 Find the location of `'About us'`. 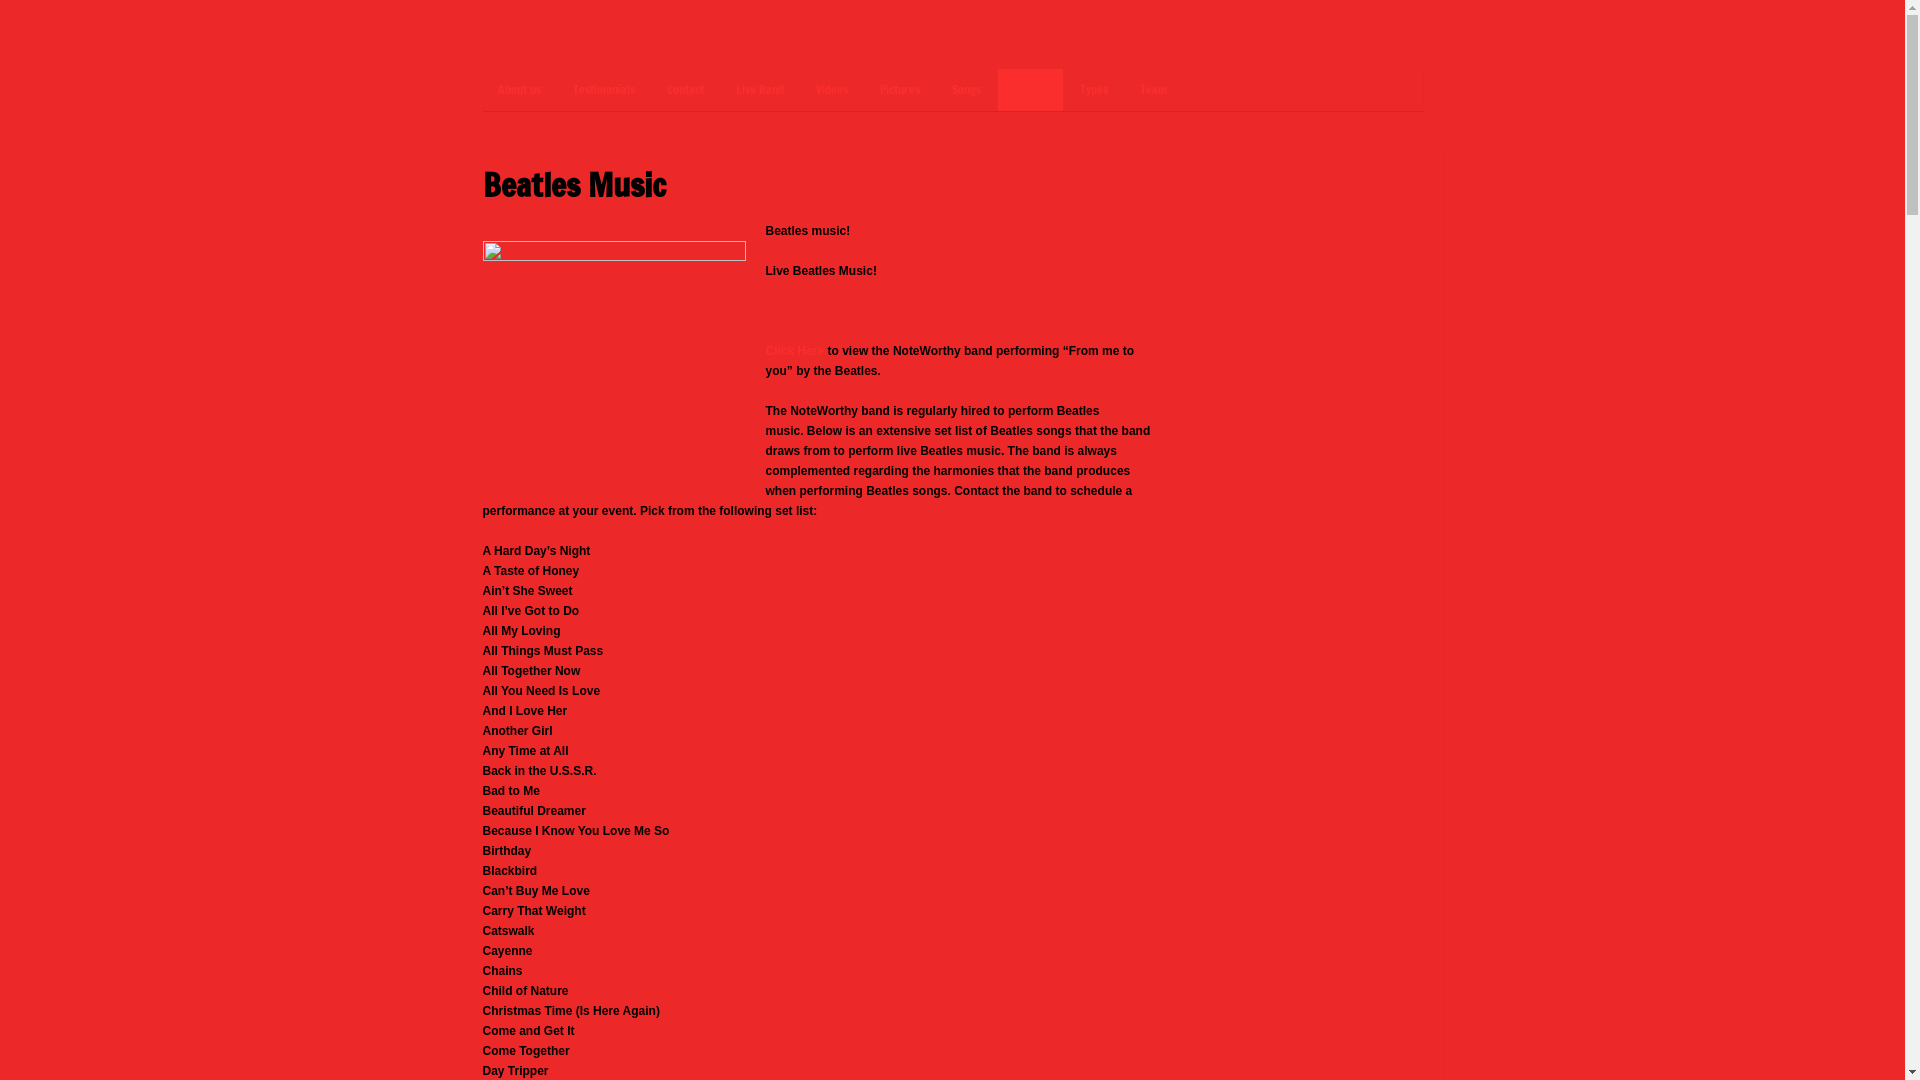

'About us' is located at coordinates (518, 88).